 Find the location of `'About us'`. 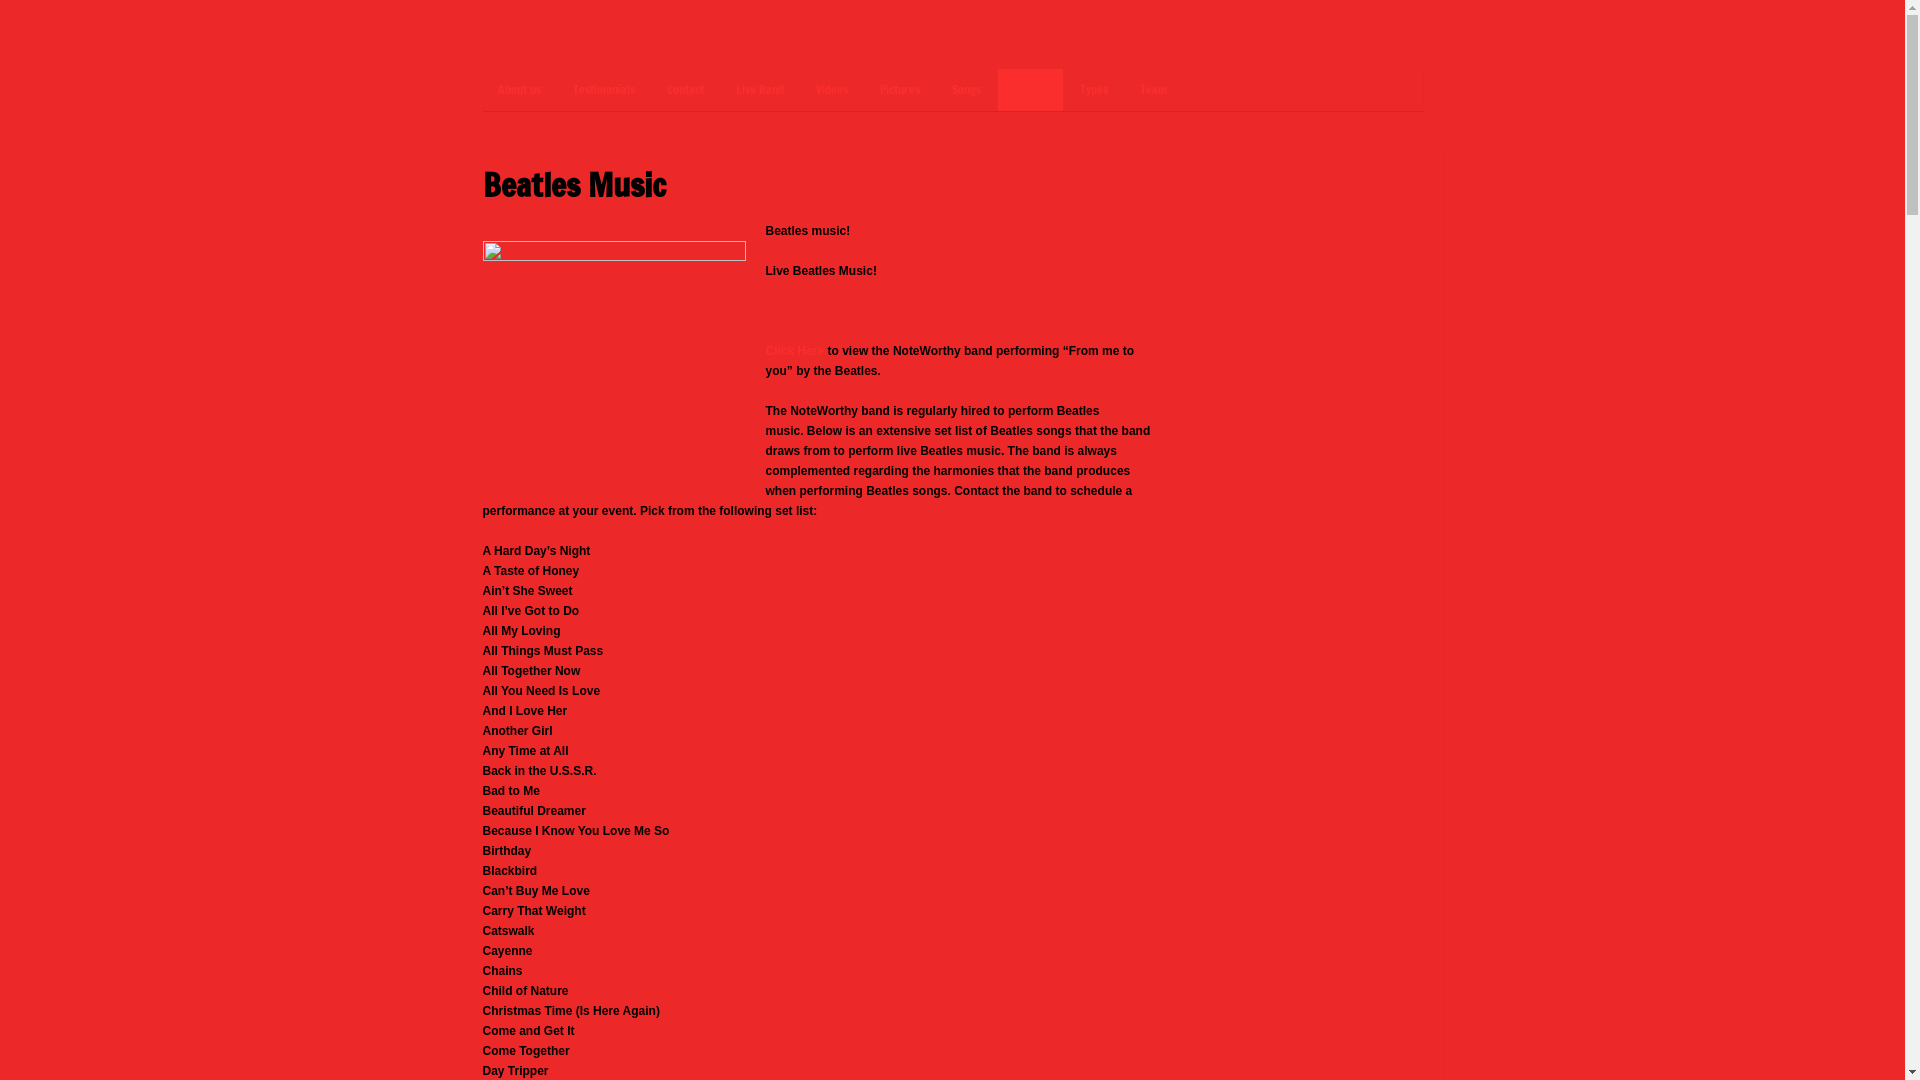

'About us' is located at coordinates (518, 88).